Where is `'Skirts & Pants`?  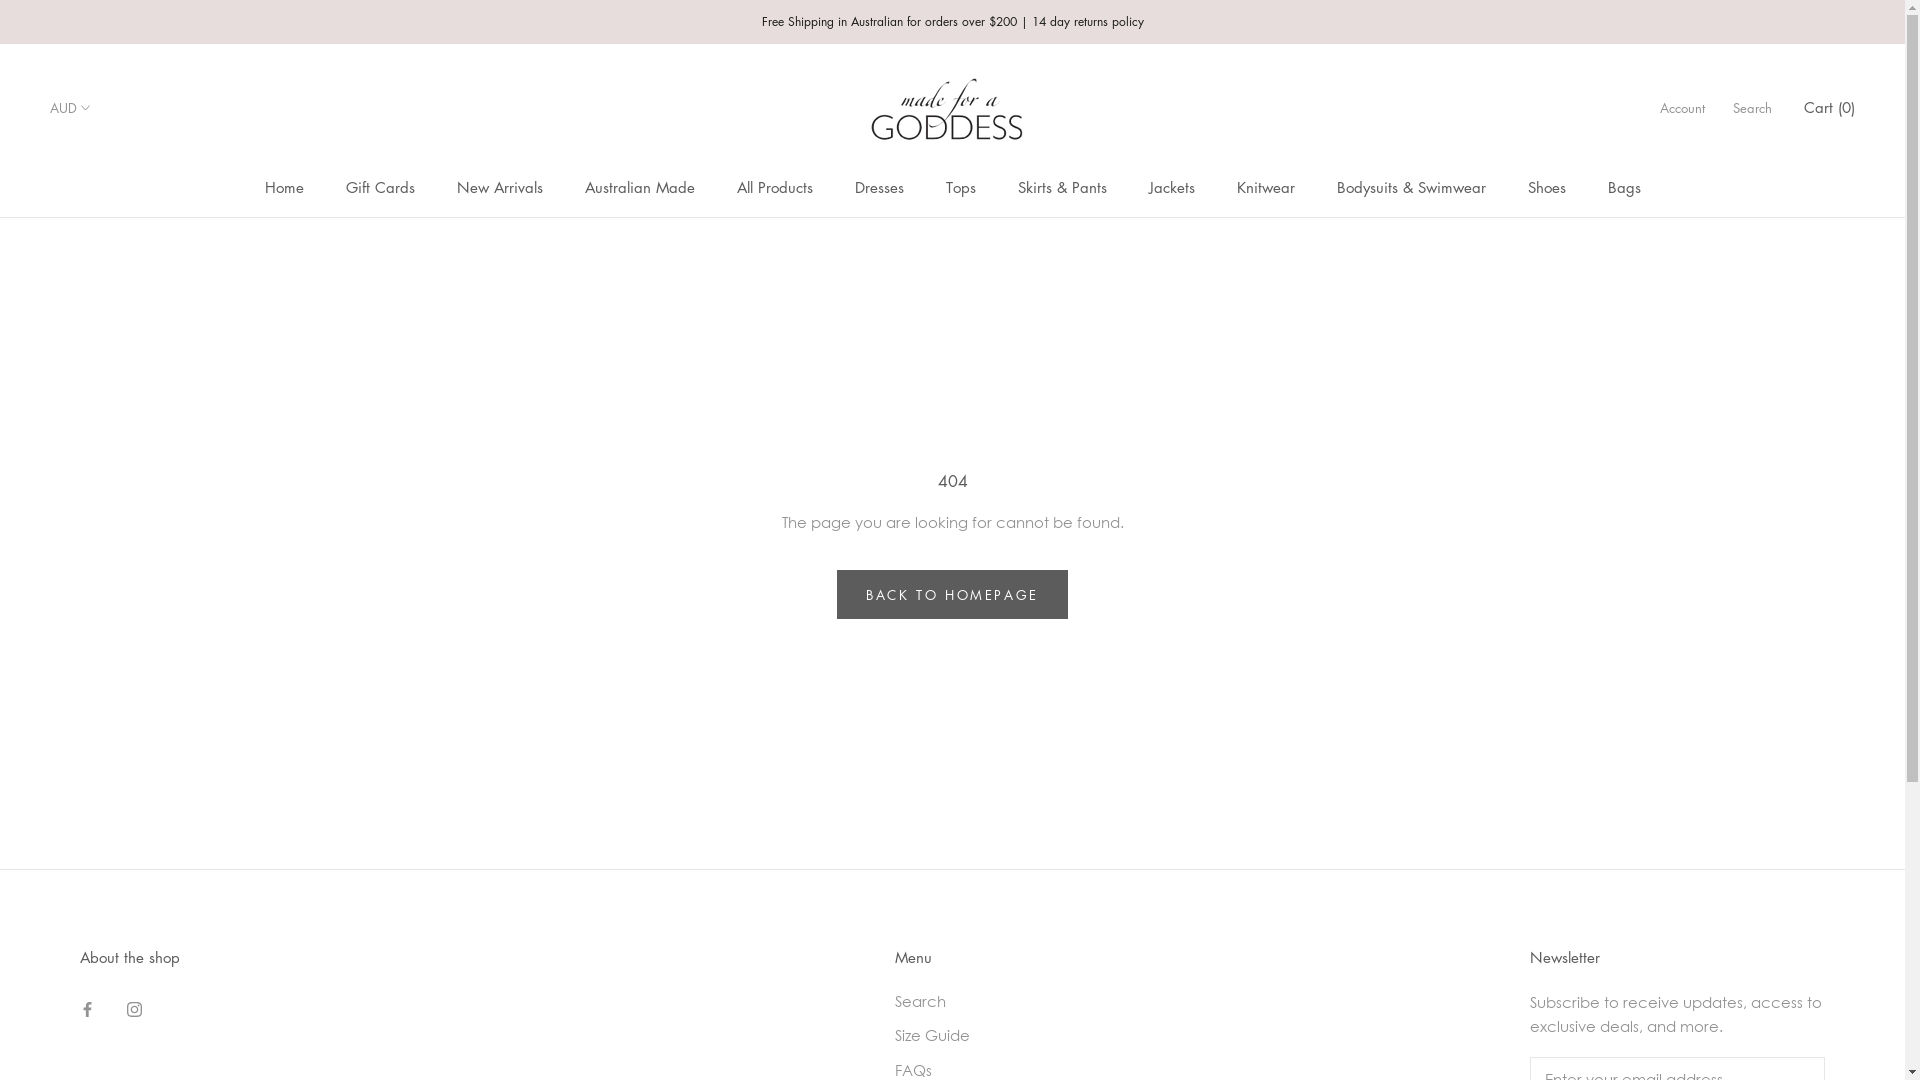 'Skirts & Pants is located at coordinates (1061, 186).